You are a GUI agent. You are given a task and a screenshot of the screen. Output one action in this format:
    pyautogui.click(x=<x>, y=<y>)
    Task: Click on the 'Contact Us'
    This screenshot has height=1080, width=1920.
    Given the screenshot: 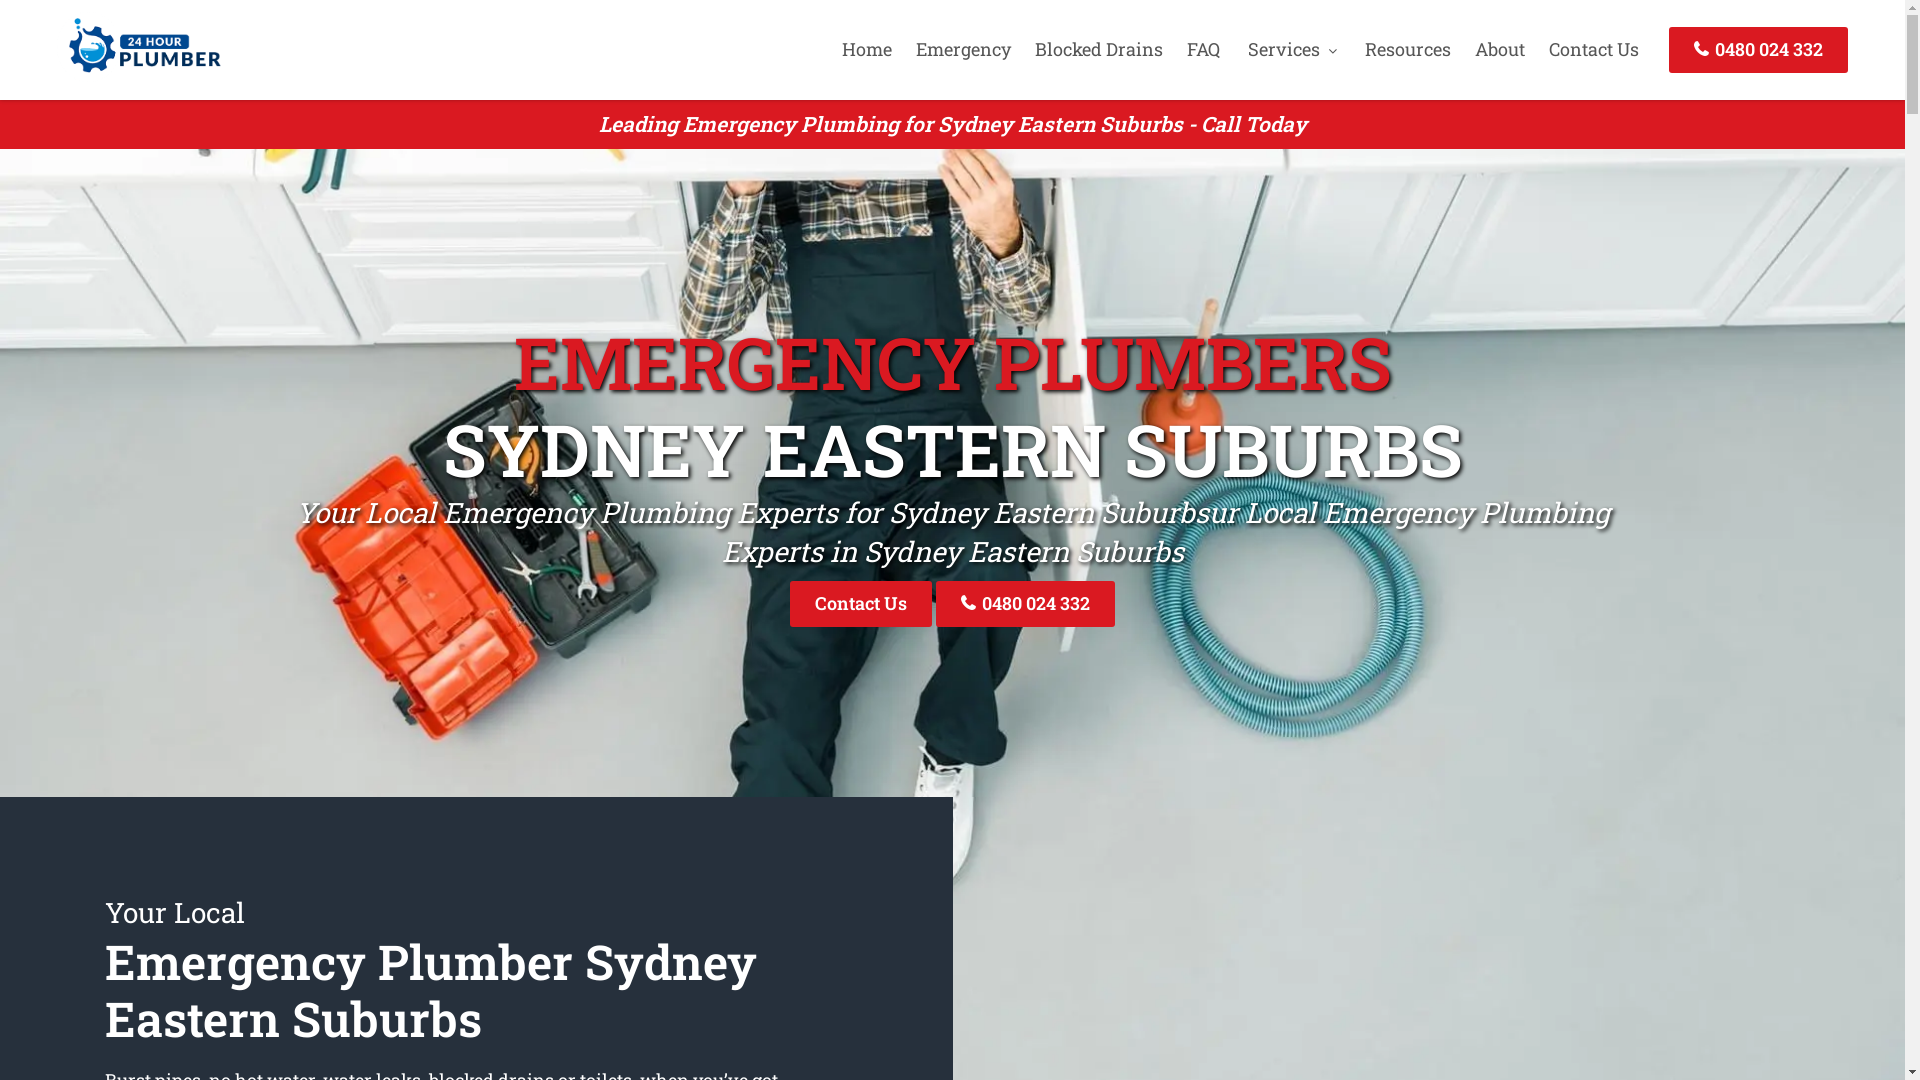 What is the action you would take?
    pyautogui.click(x=1592, y=48)
    